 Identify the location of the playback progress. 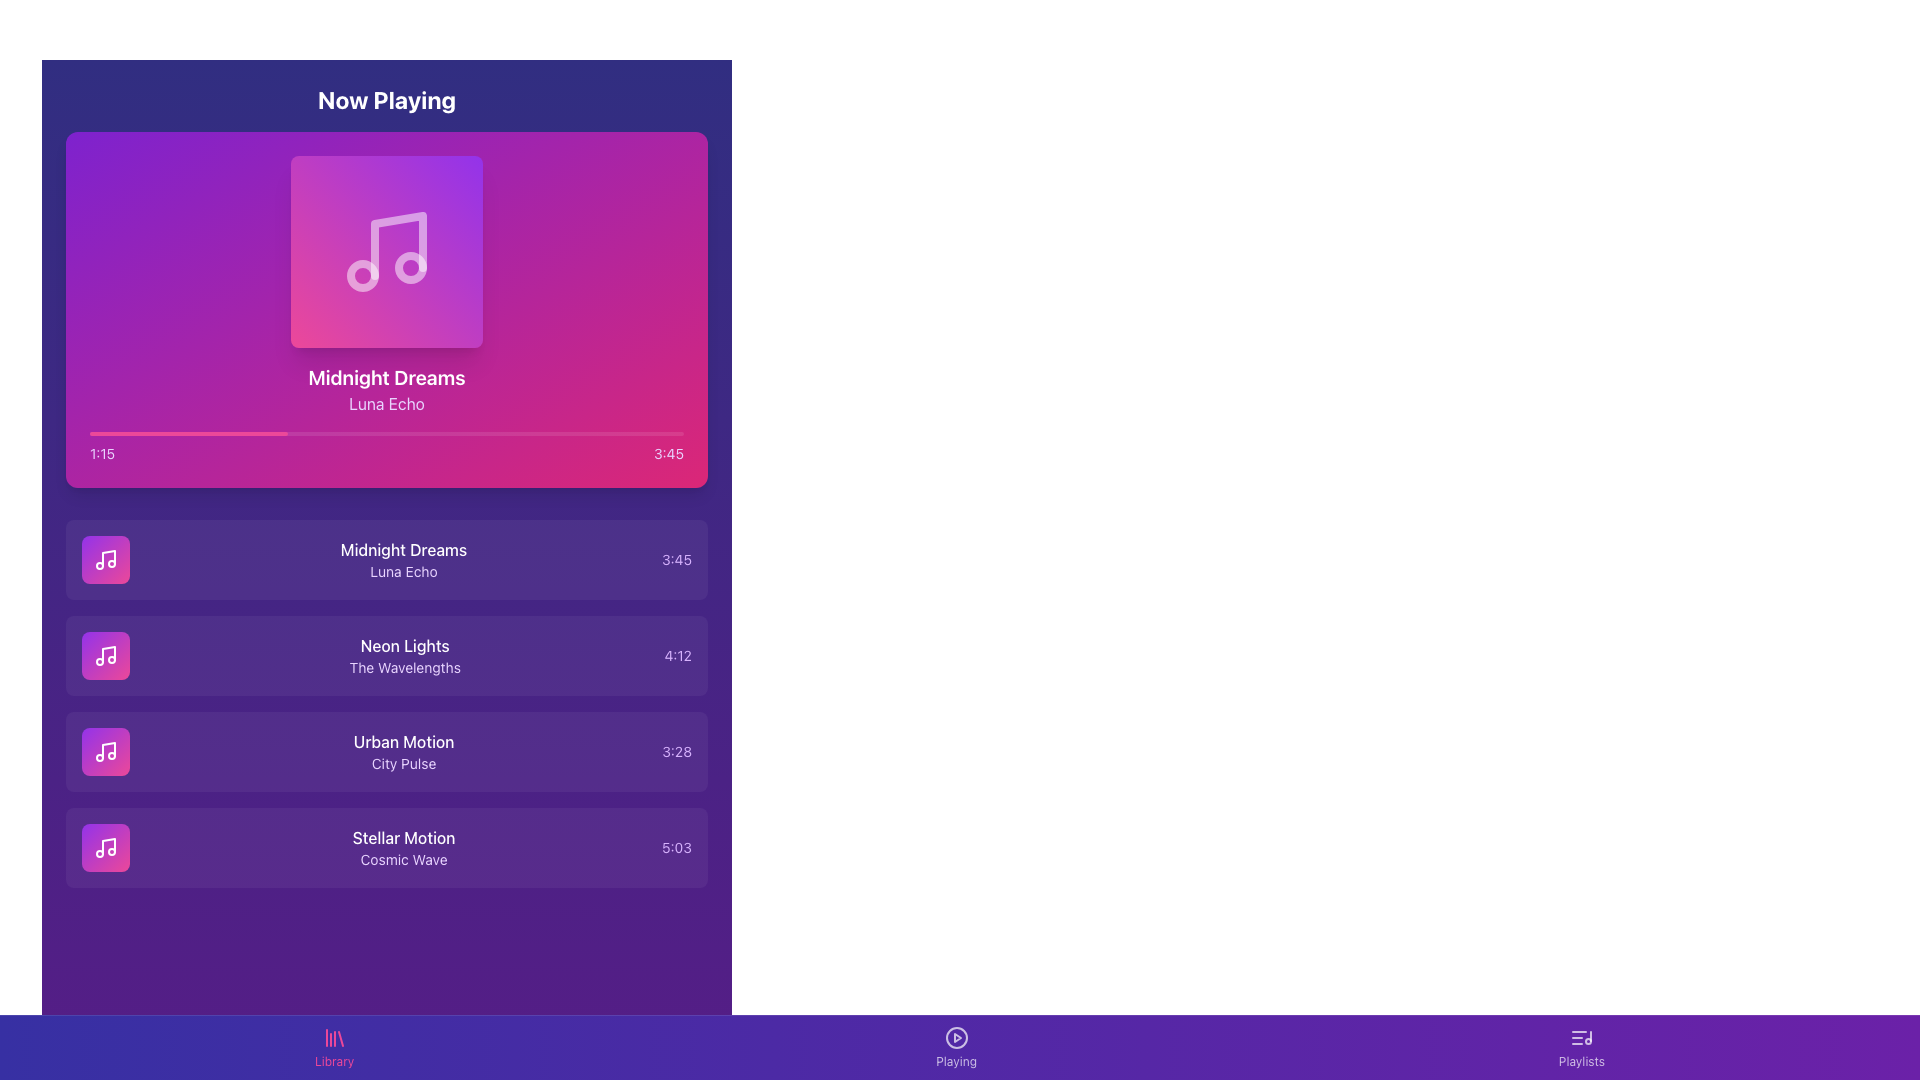
(324, 433).